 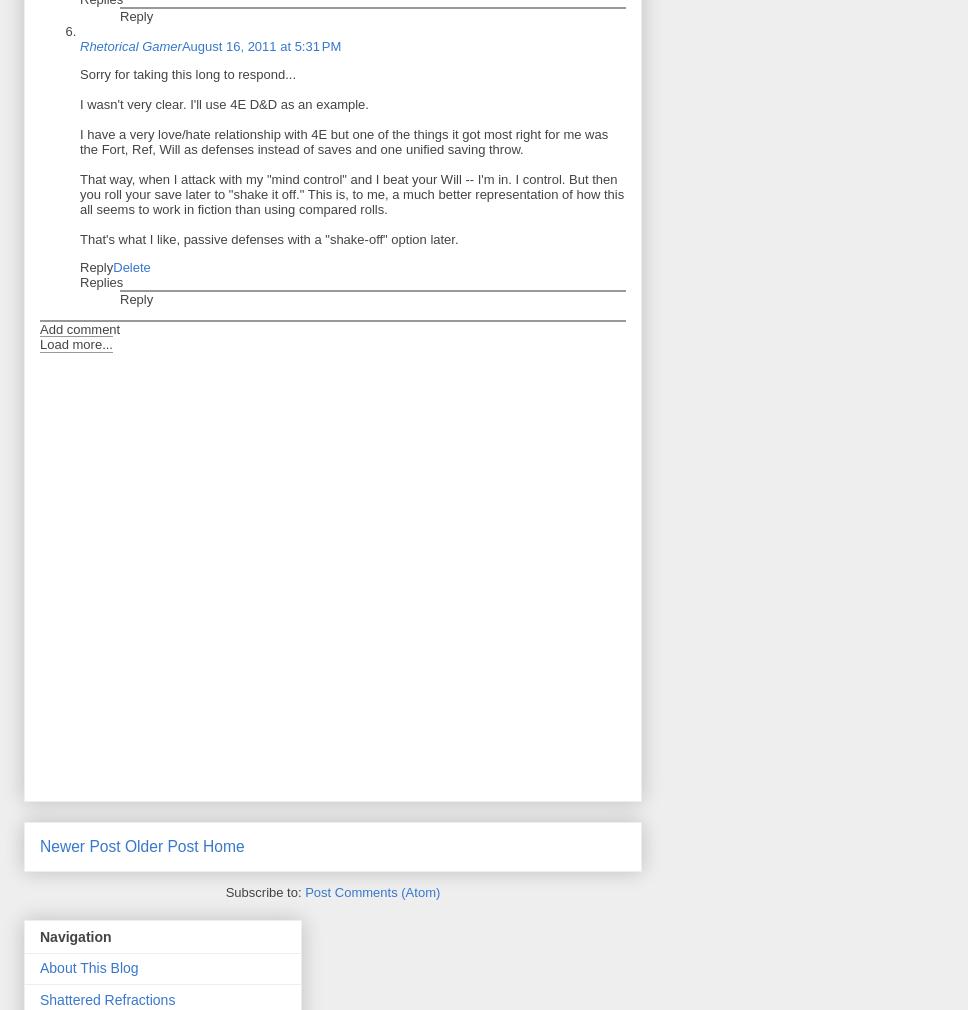 I want to click on 'I wasn't very clear.  I'll use 4E D&D as an example.', so click(x=222, y=102).